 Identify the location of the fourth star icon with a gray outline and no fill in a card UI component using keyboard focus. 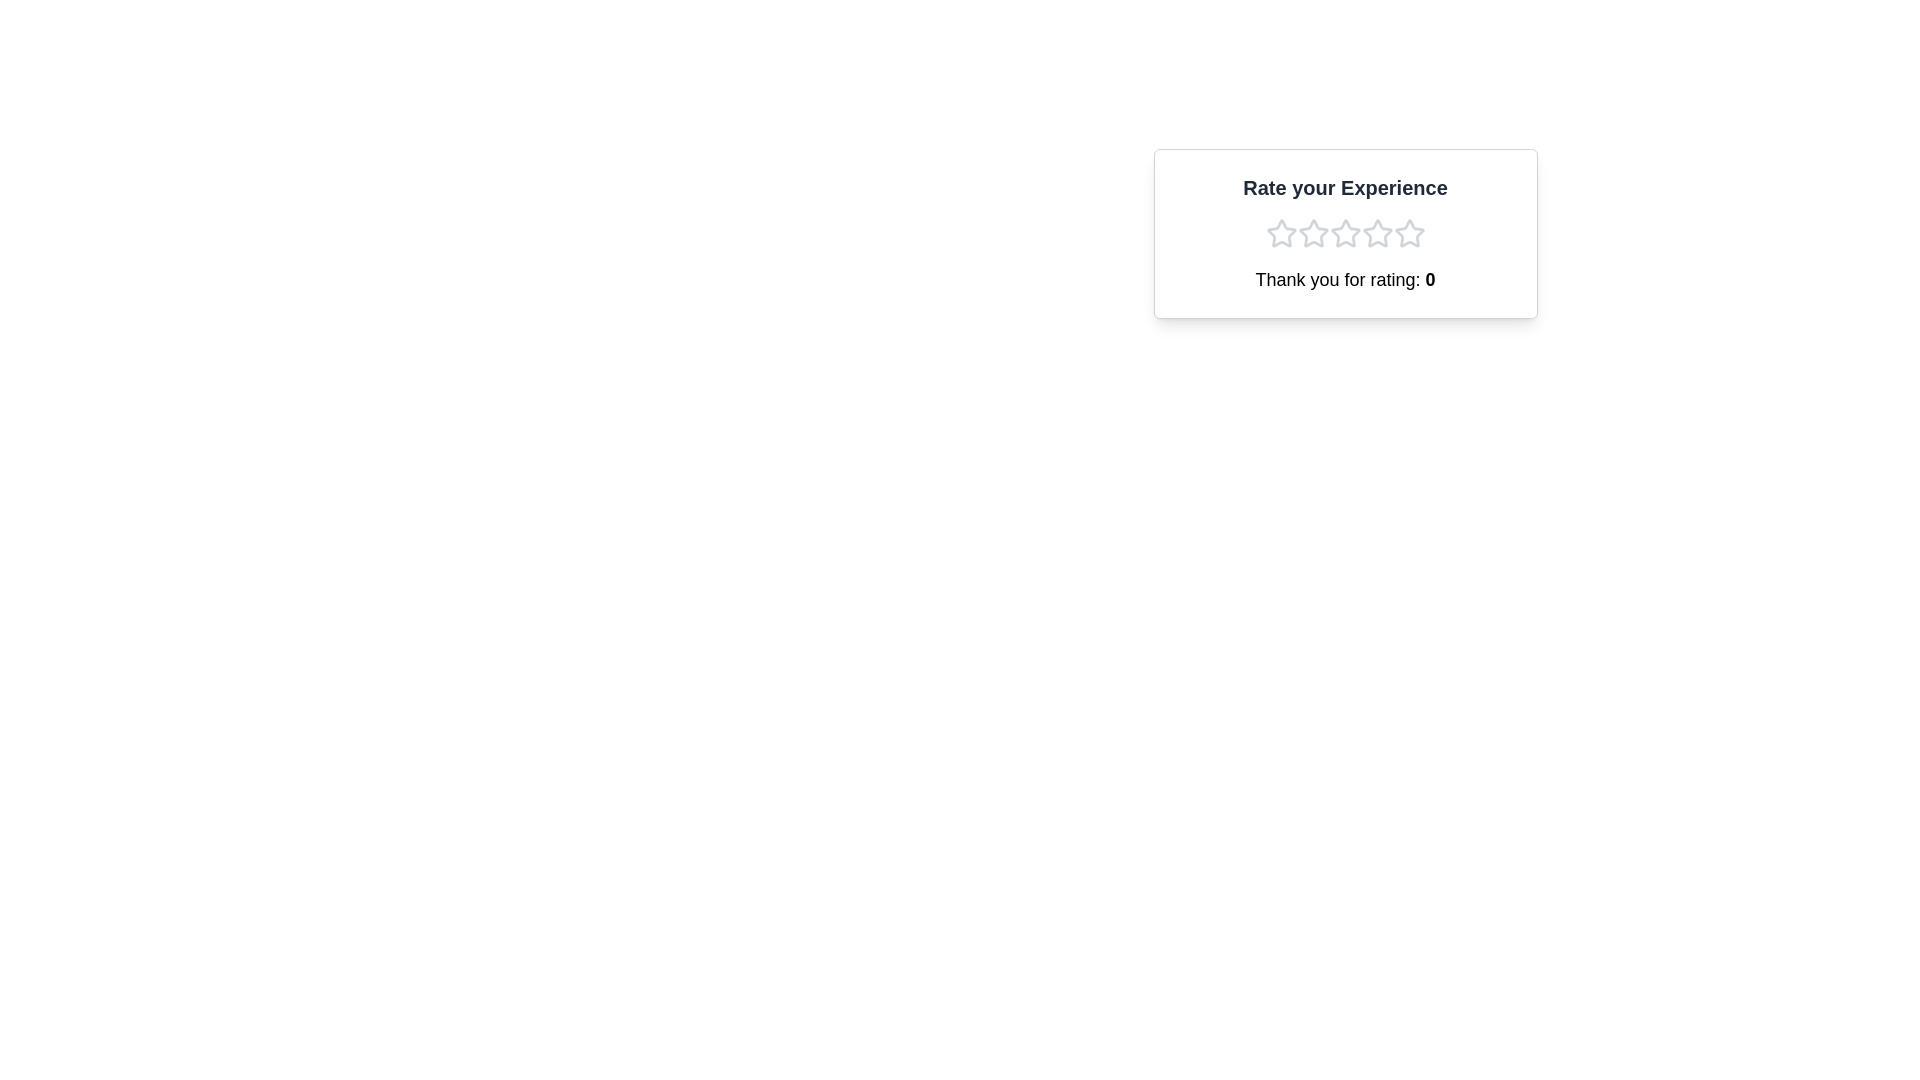
(1376, 233).